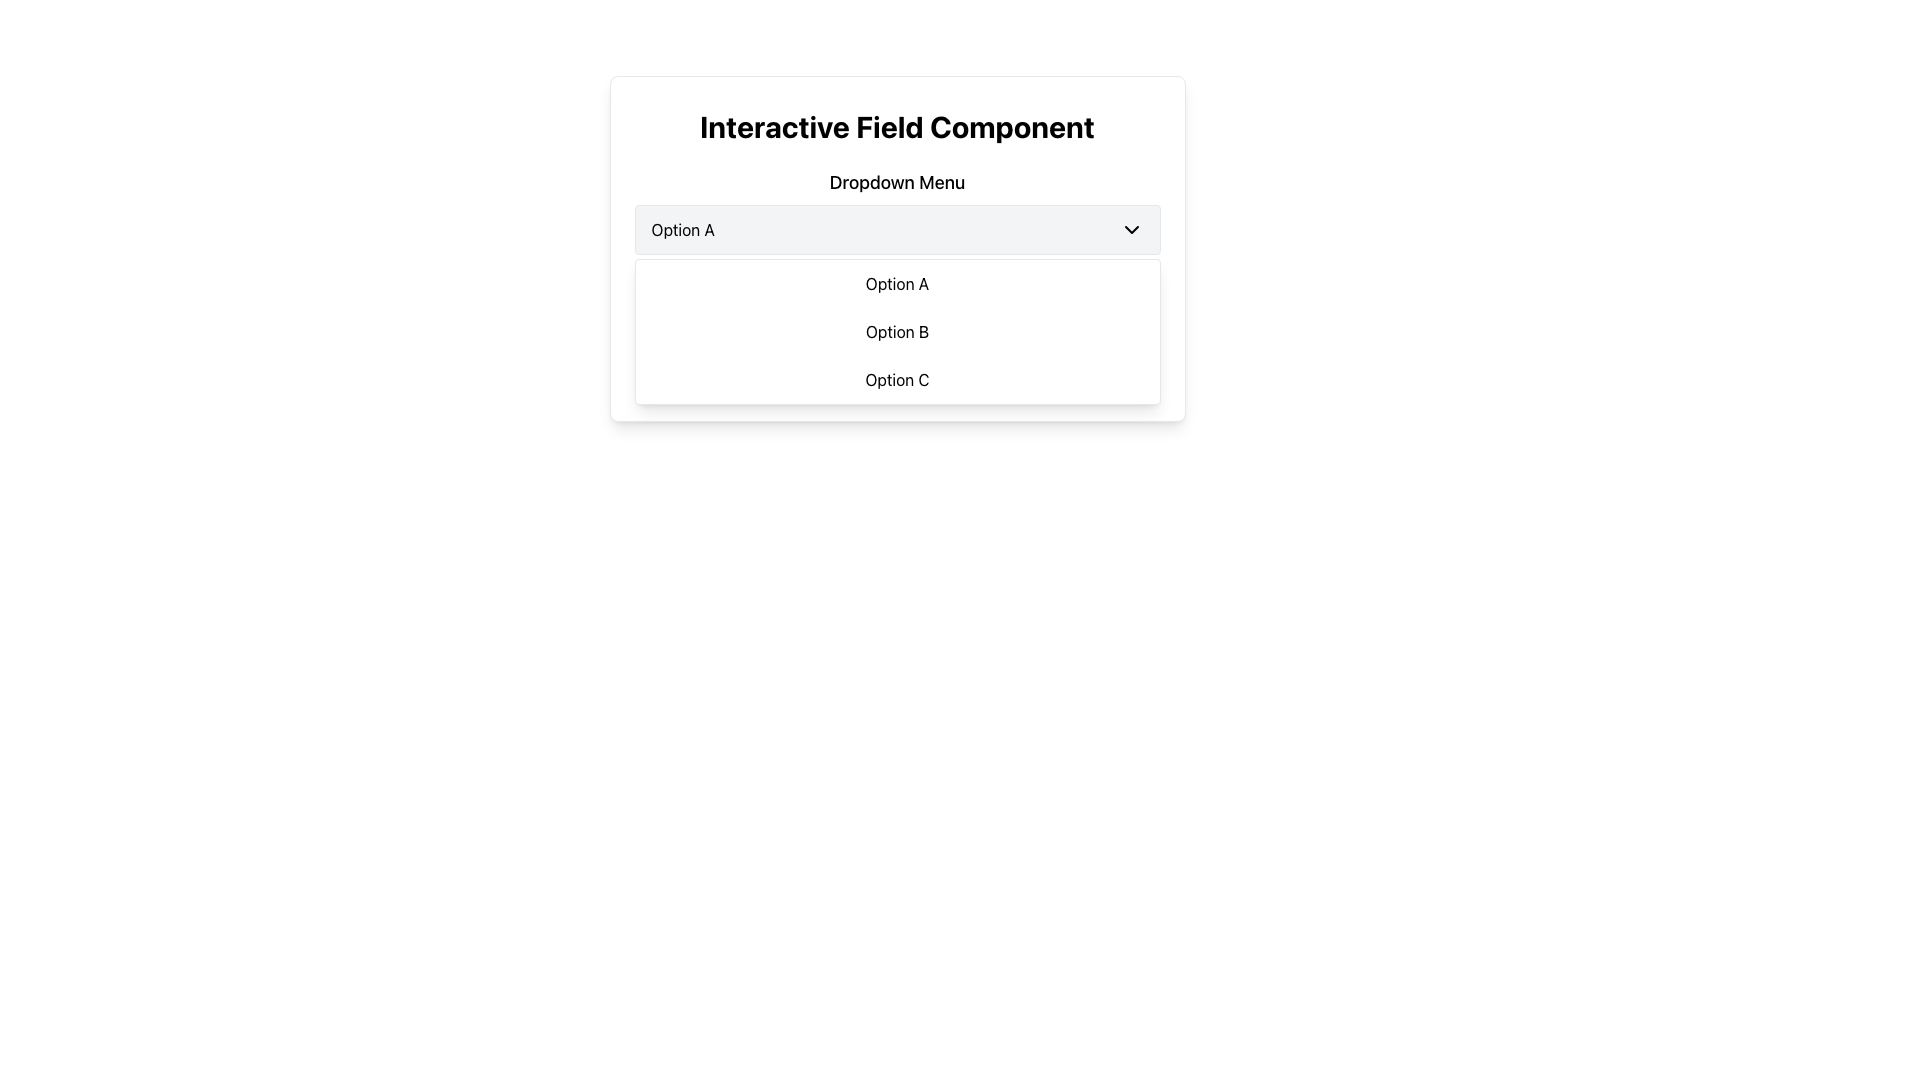 This screenshot has height=1080, width=1920. What do you see at coordinates (896, 229) in the screenshot?
I see `the gray rectangular dropdown menu containing 'Option A'` at bounding box center [896, 229].